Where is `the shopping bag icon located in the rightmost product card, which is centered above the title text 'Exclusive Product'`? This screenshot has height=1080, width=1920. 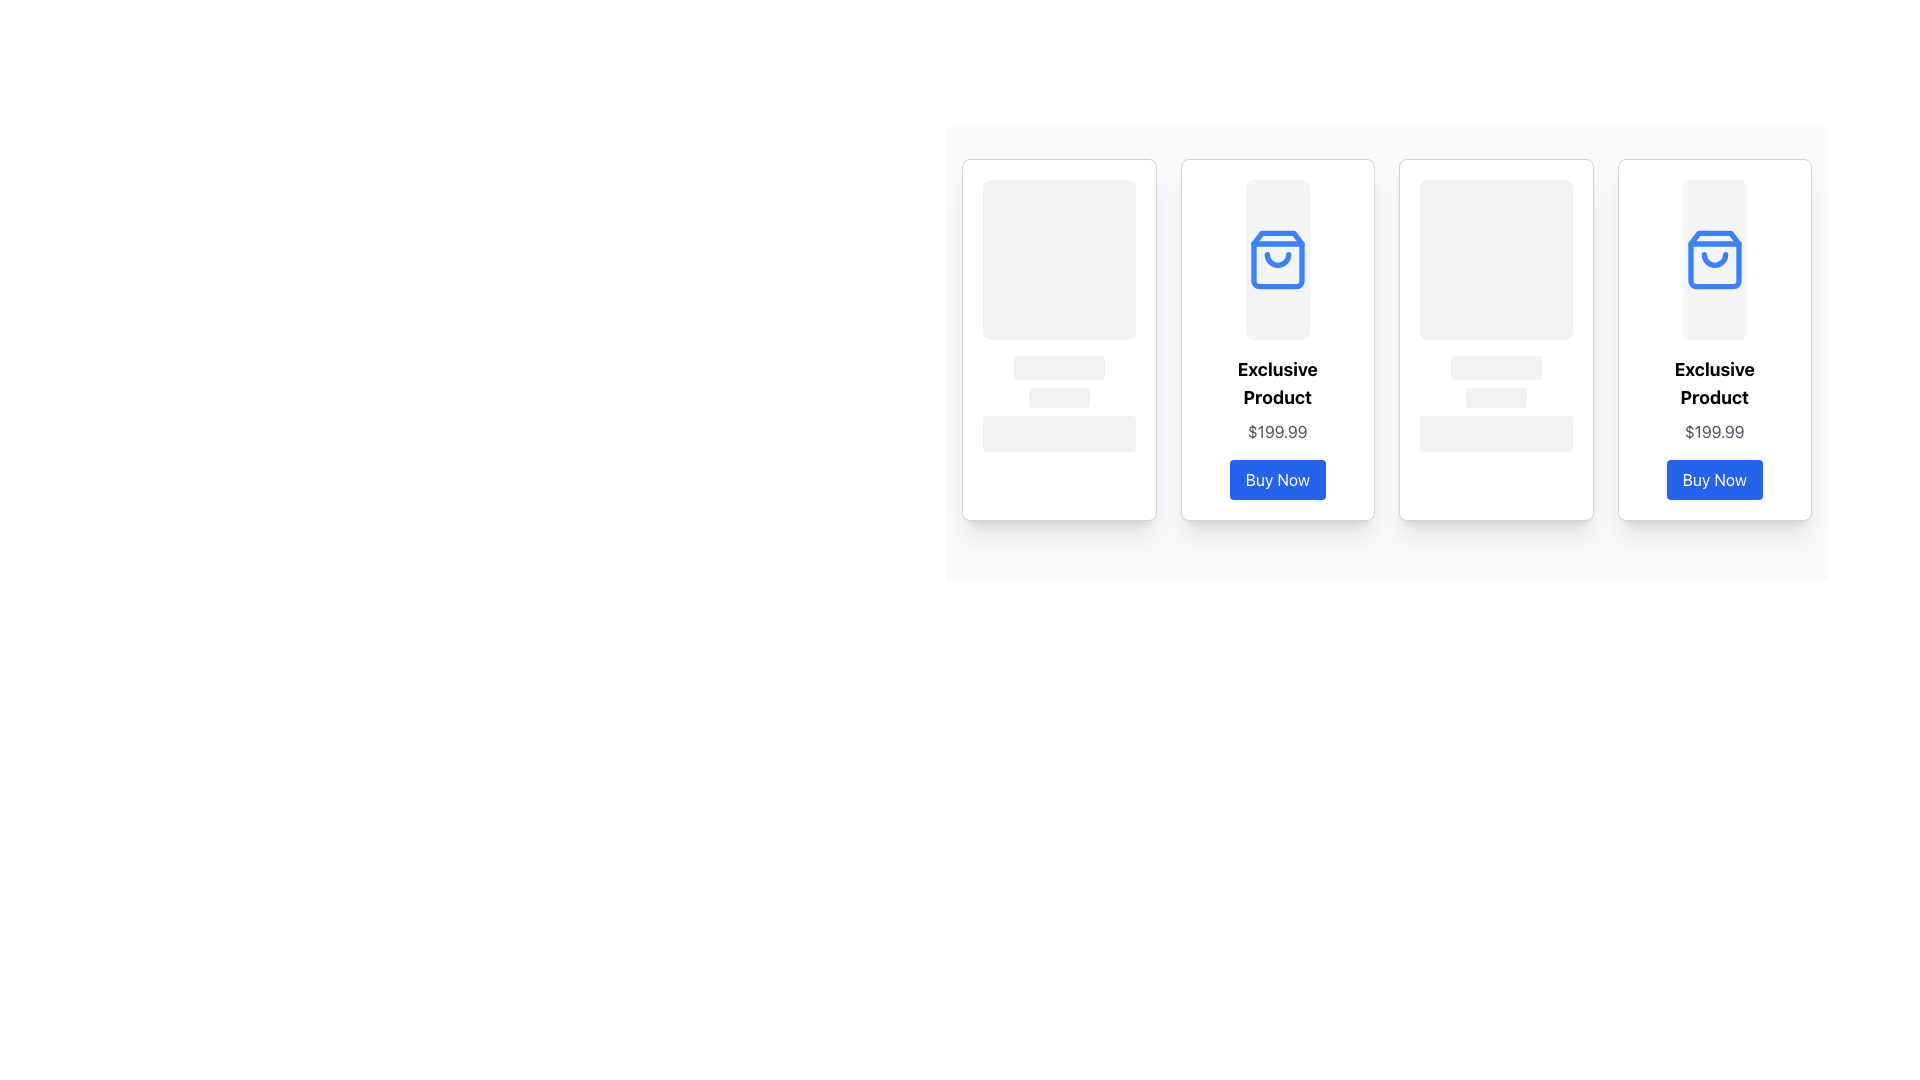 the shopping bag icon located in the rightmost product card, which is centered above the title text 'Exclusive Product' is located at coordinates (1713, 258).